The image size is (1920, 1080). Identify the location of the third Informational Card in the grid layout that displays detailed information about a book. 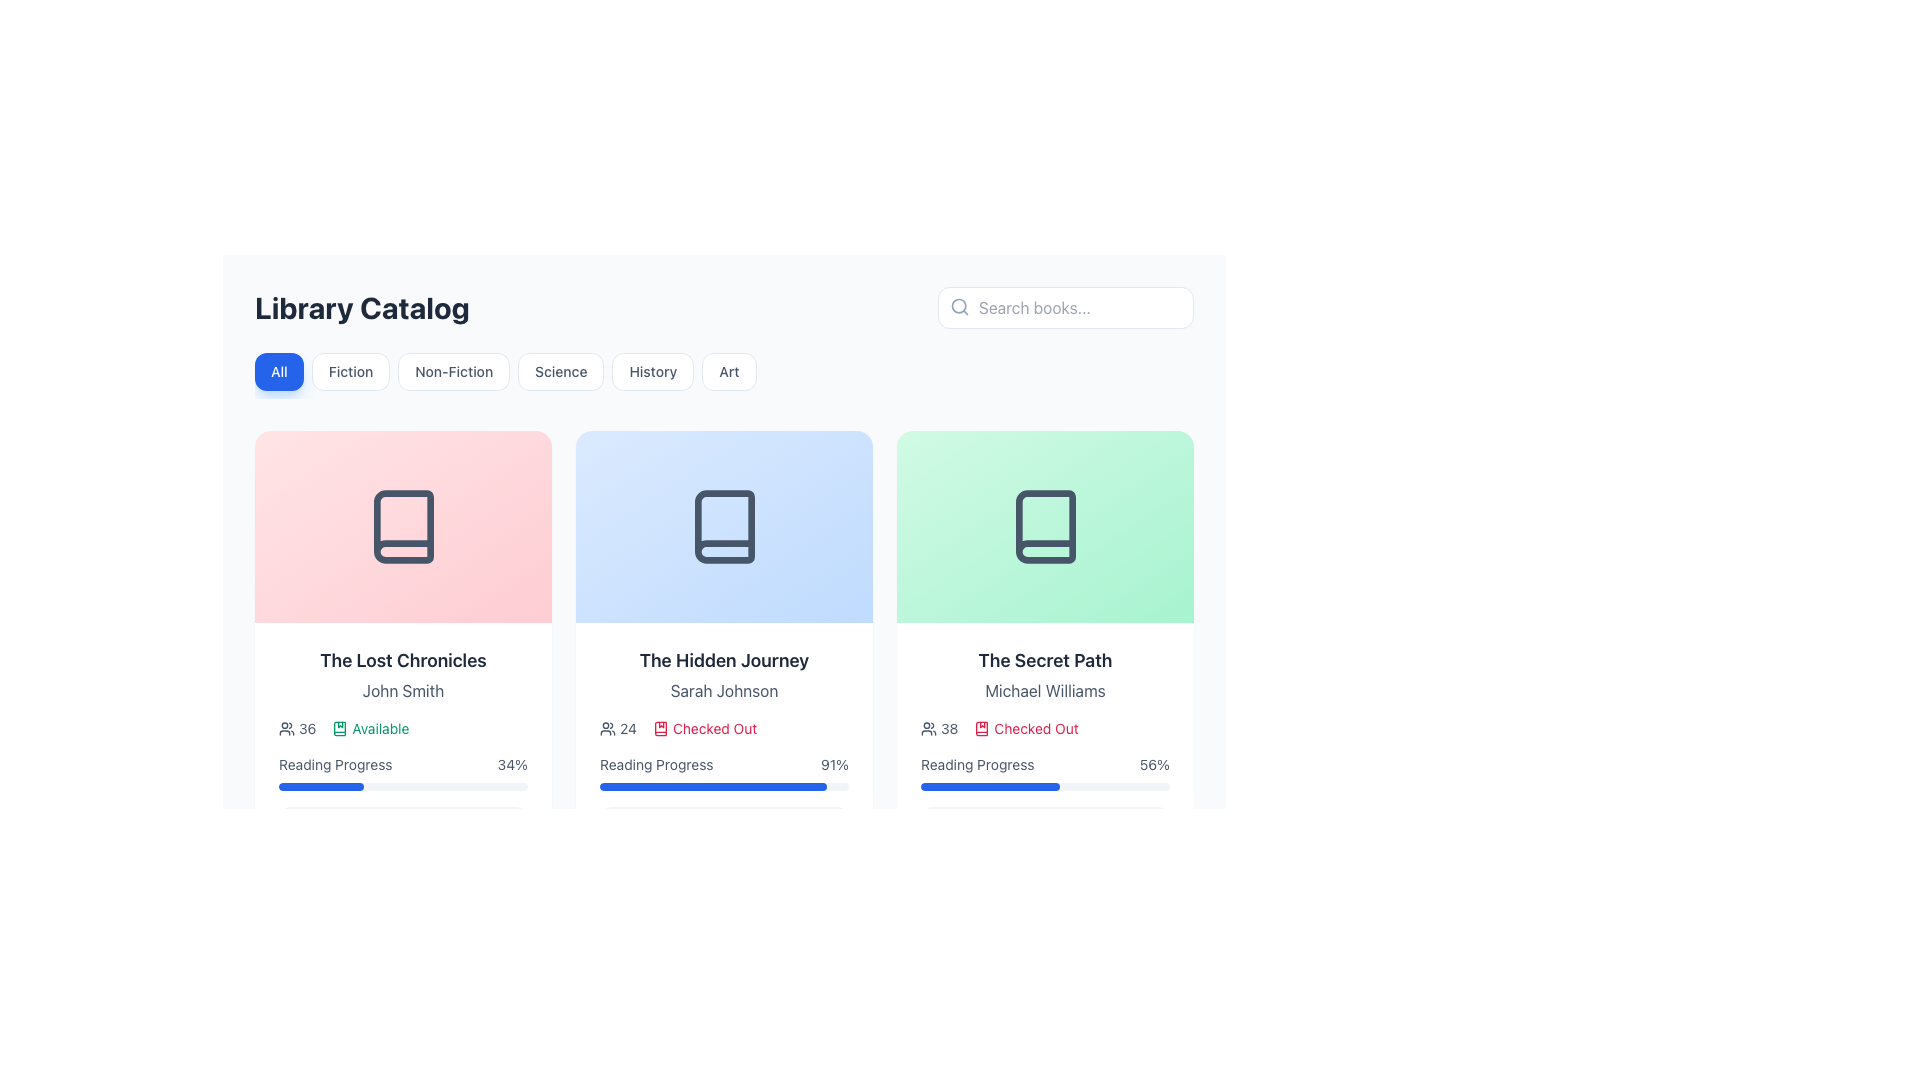
(1044, 651).